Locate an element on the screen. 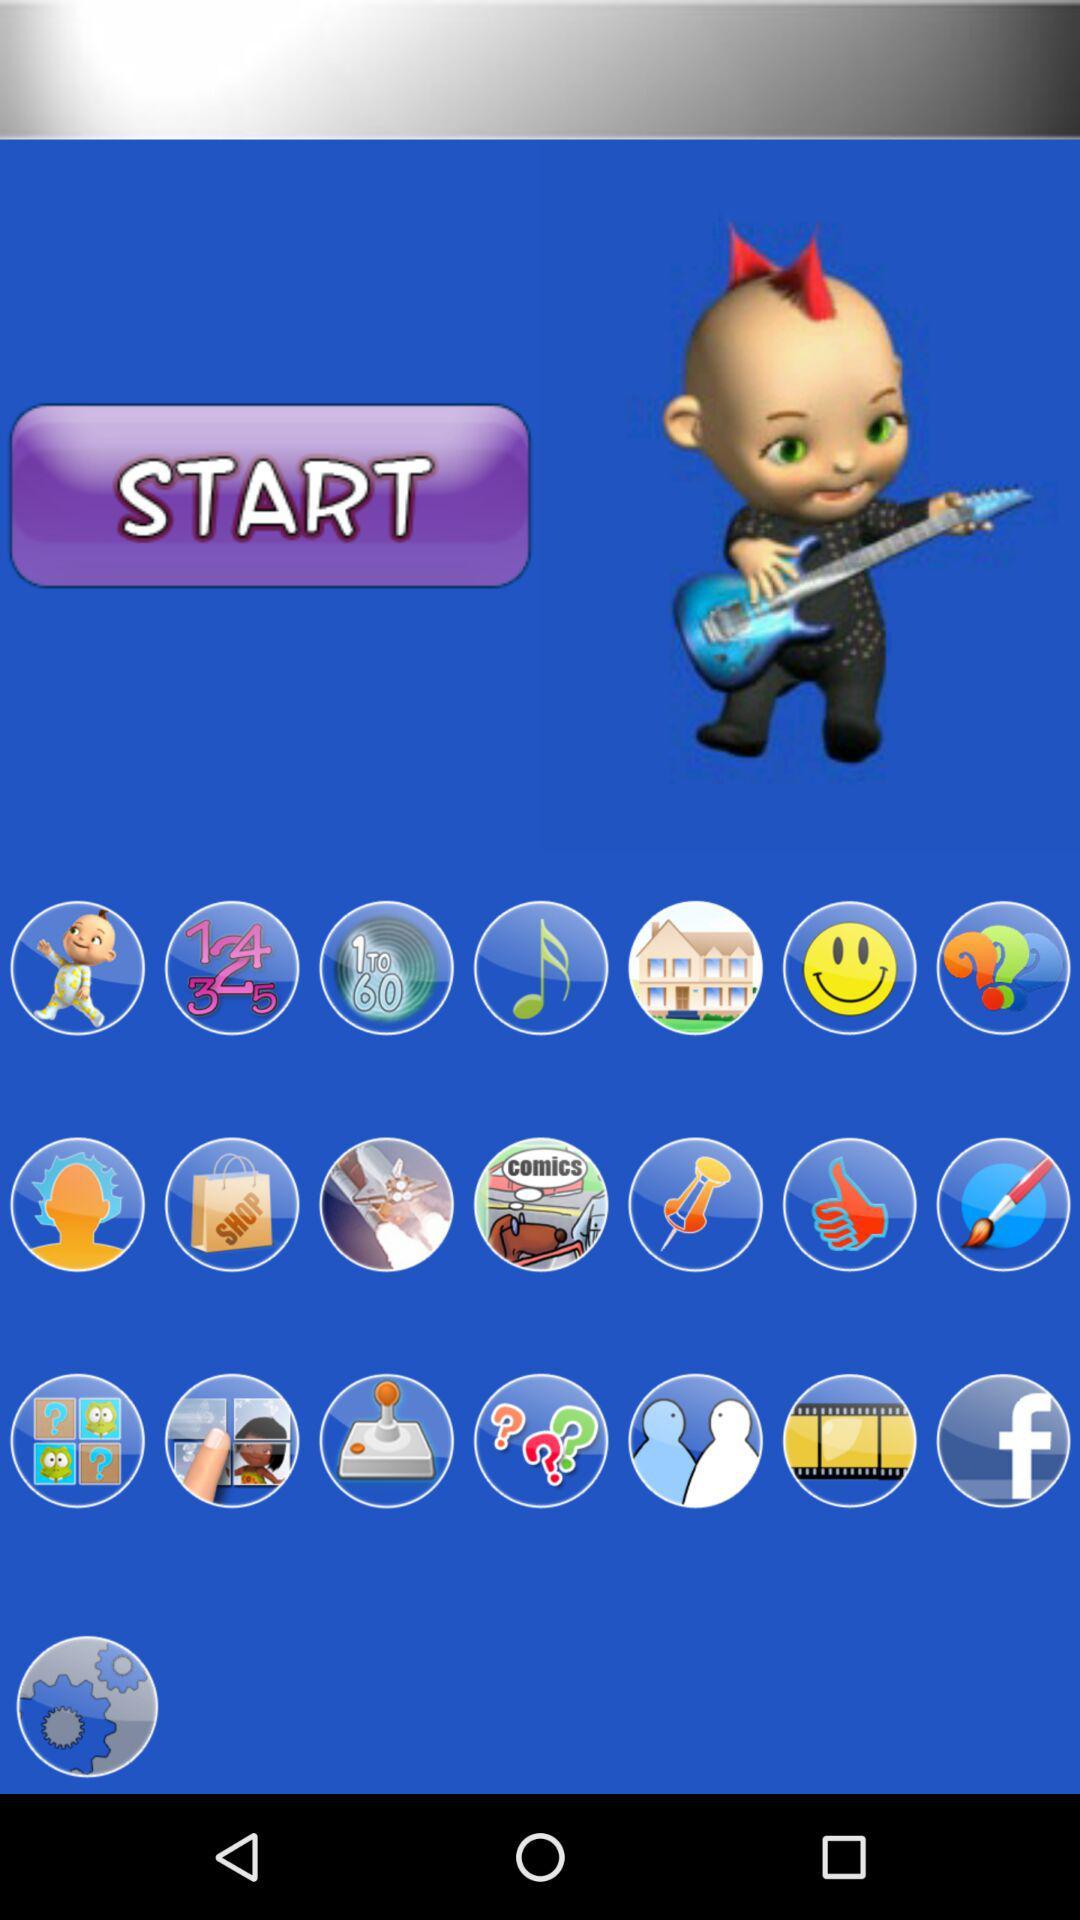 The image size is (1080, 1920). video option is located at coordinates (849, 1441).